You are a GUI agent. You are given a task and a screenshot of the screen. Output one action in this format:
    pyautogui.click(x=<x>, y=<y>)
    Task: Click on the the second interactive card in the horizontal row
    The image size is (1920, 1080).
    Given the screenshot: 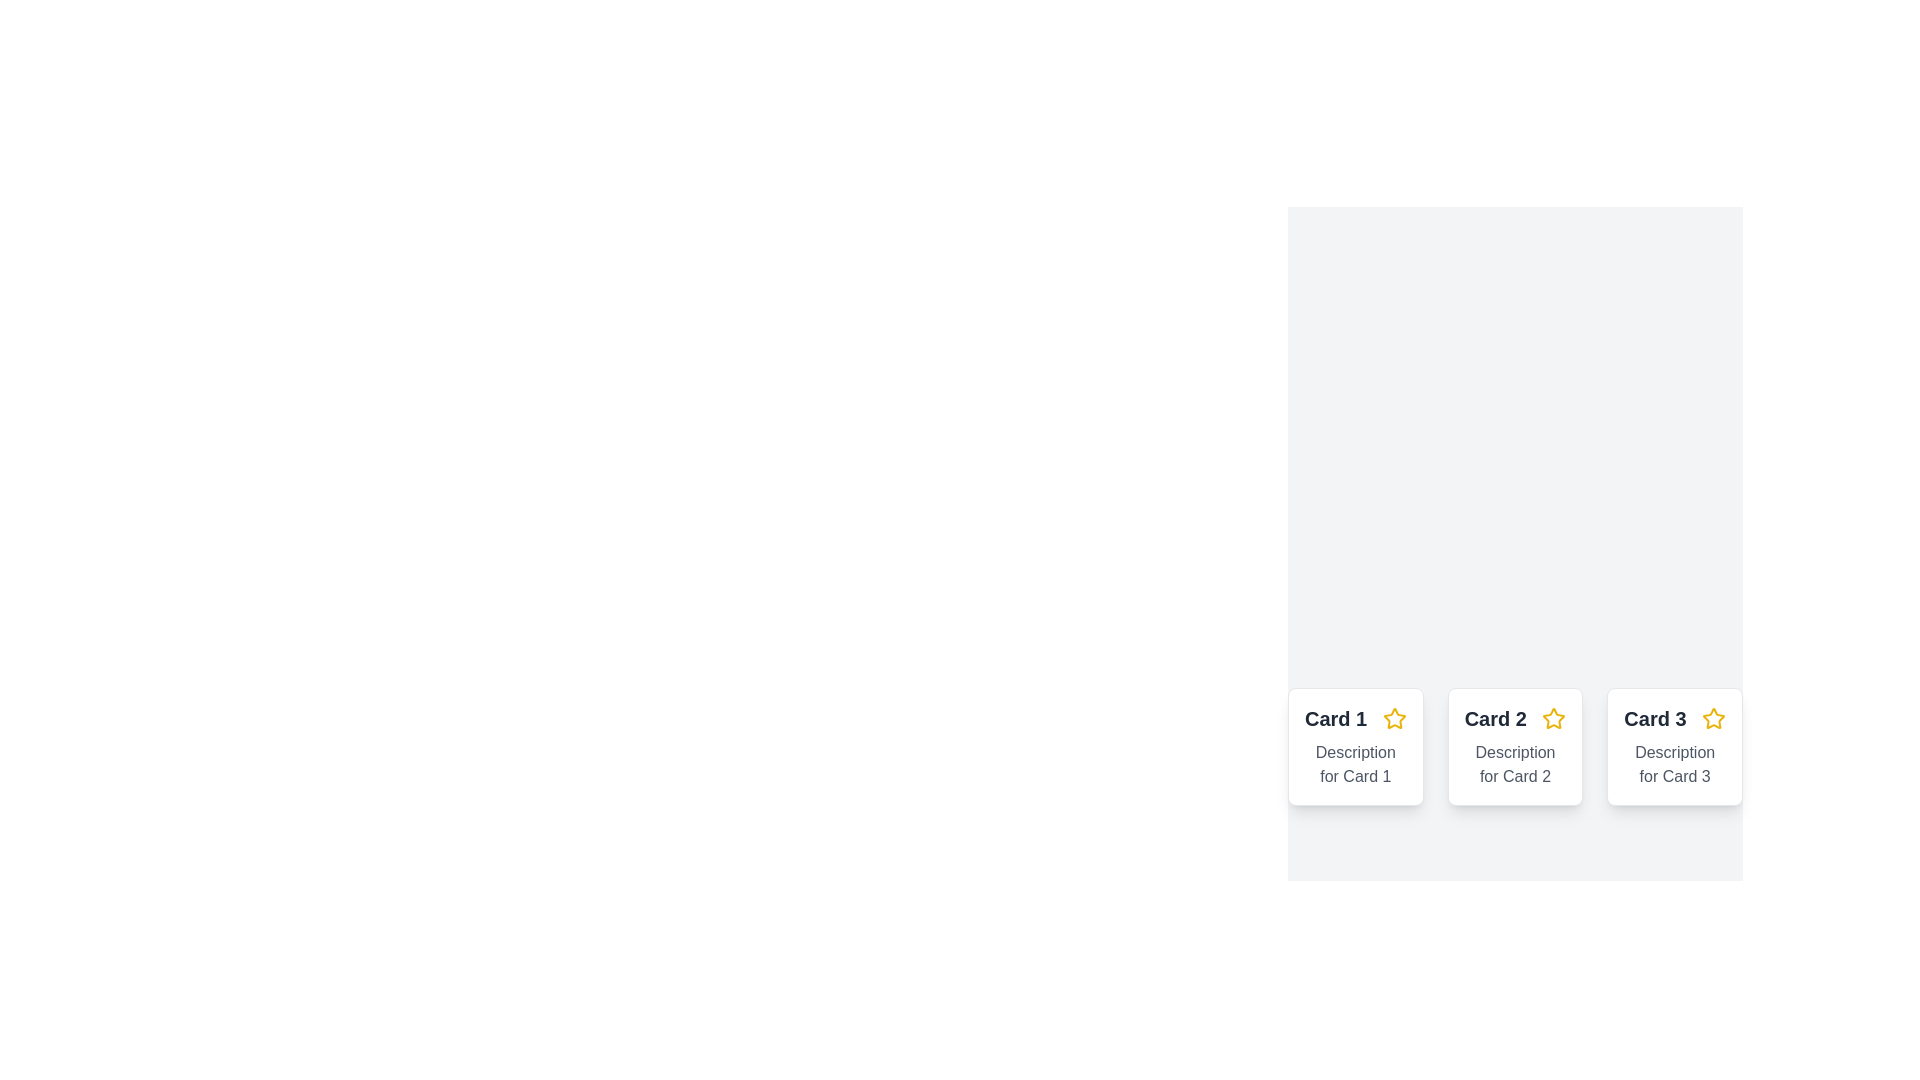 What is the action you would take?
    pyautogui.click(x=1515, y=747)
    